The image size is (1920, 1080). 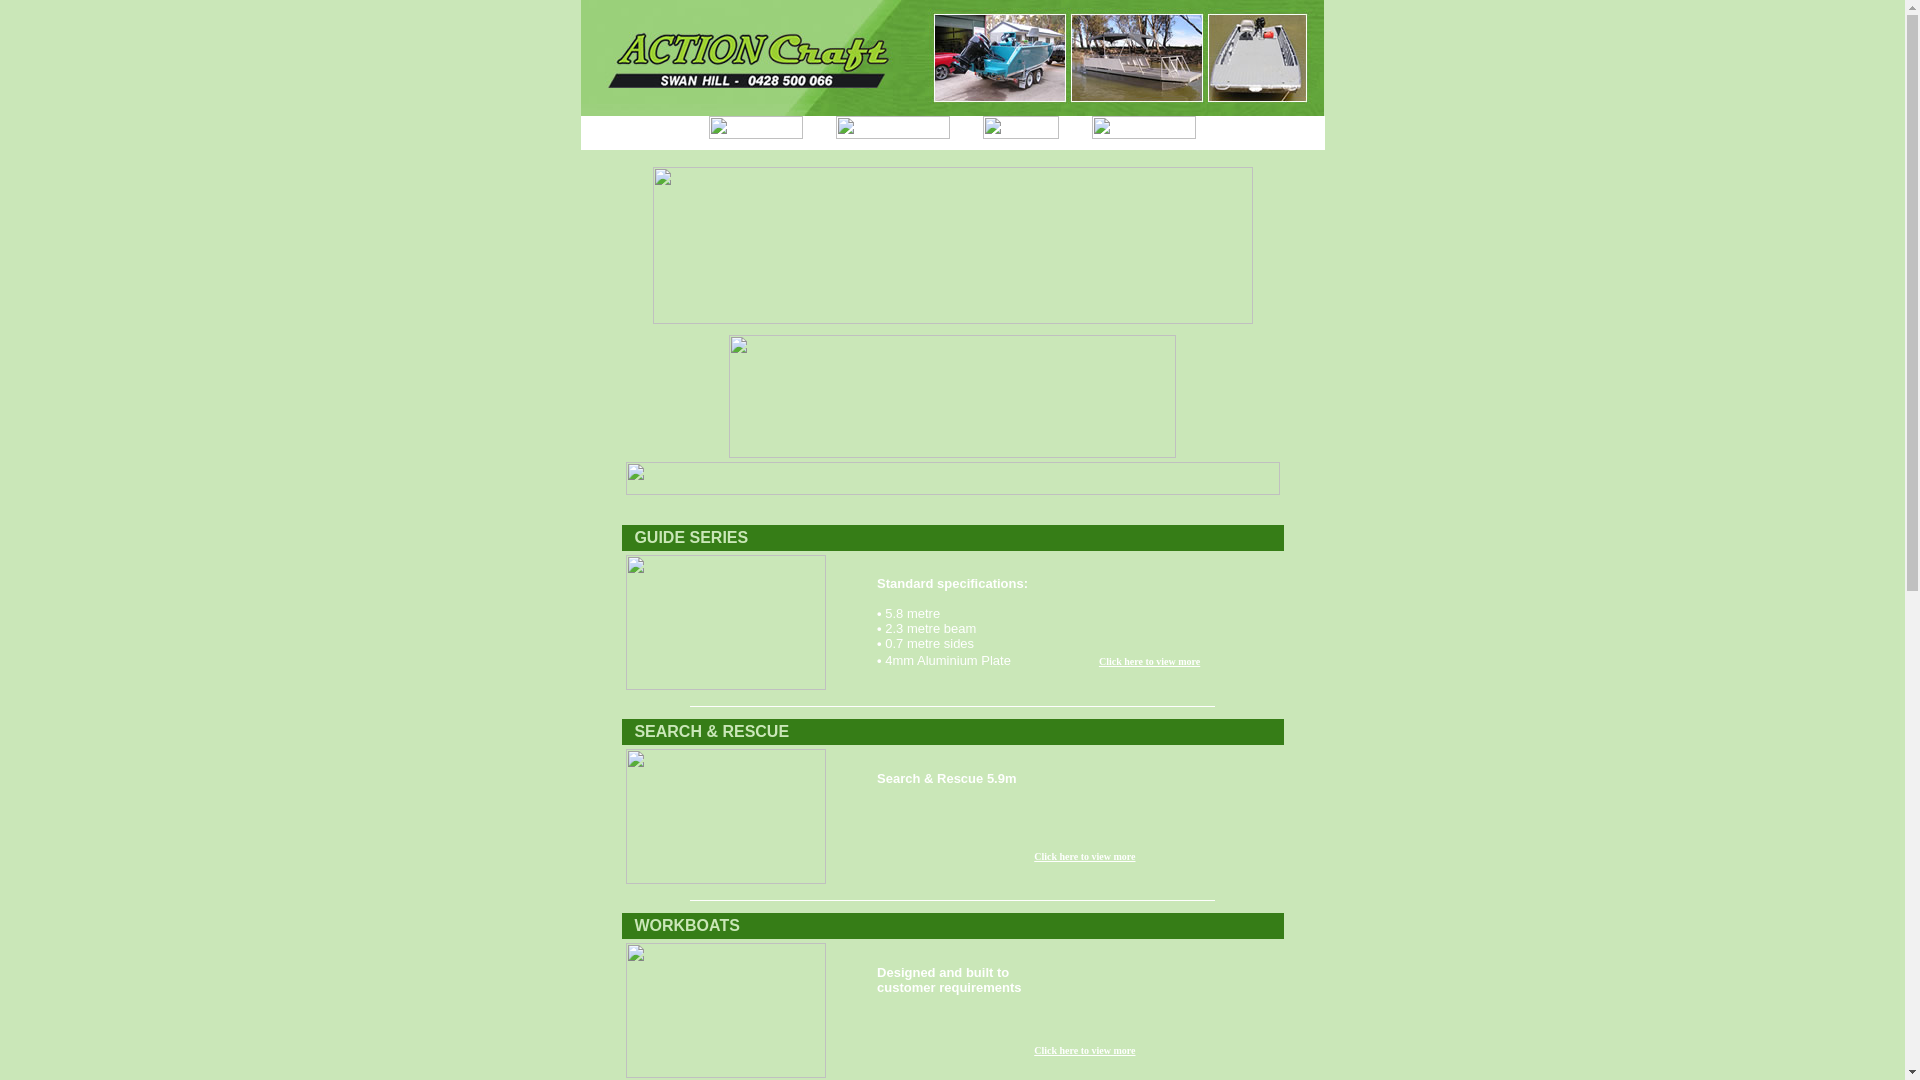 What do you see at coordinates (1033, 855) in the screenshot?
I see `'Click here to view more'` at bounding box center [1033, 855].